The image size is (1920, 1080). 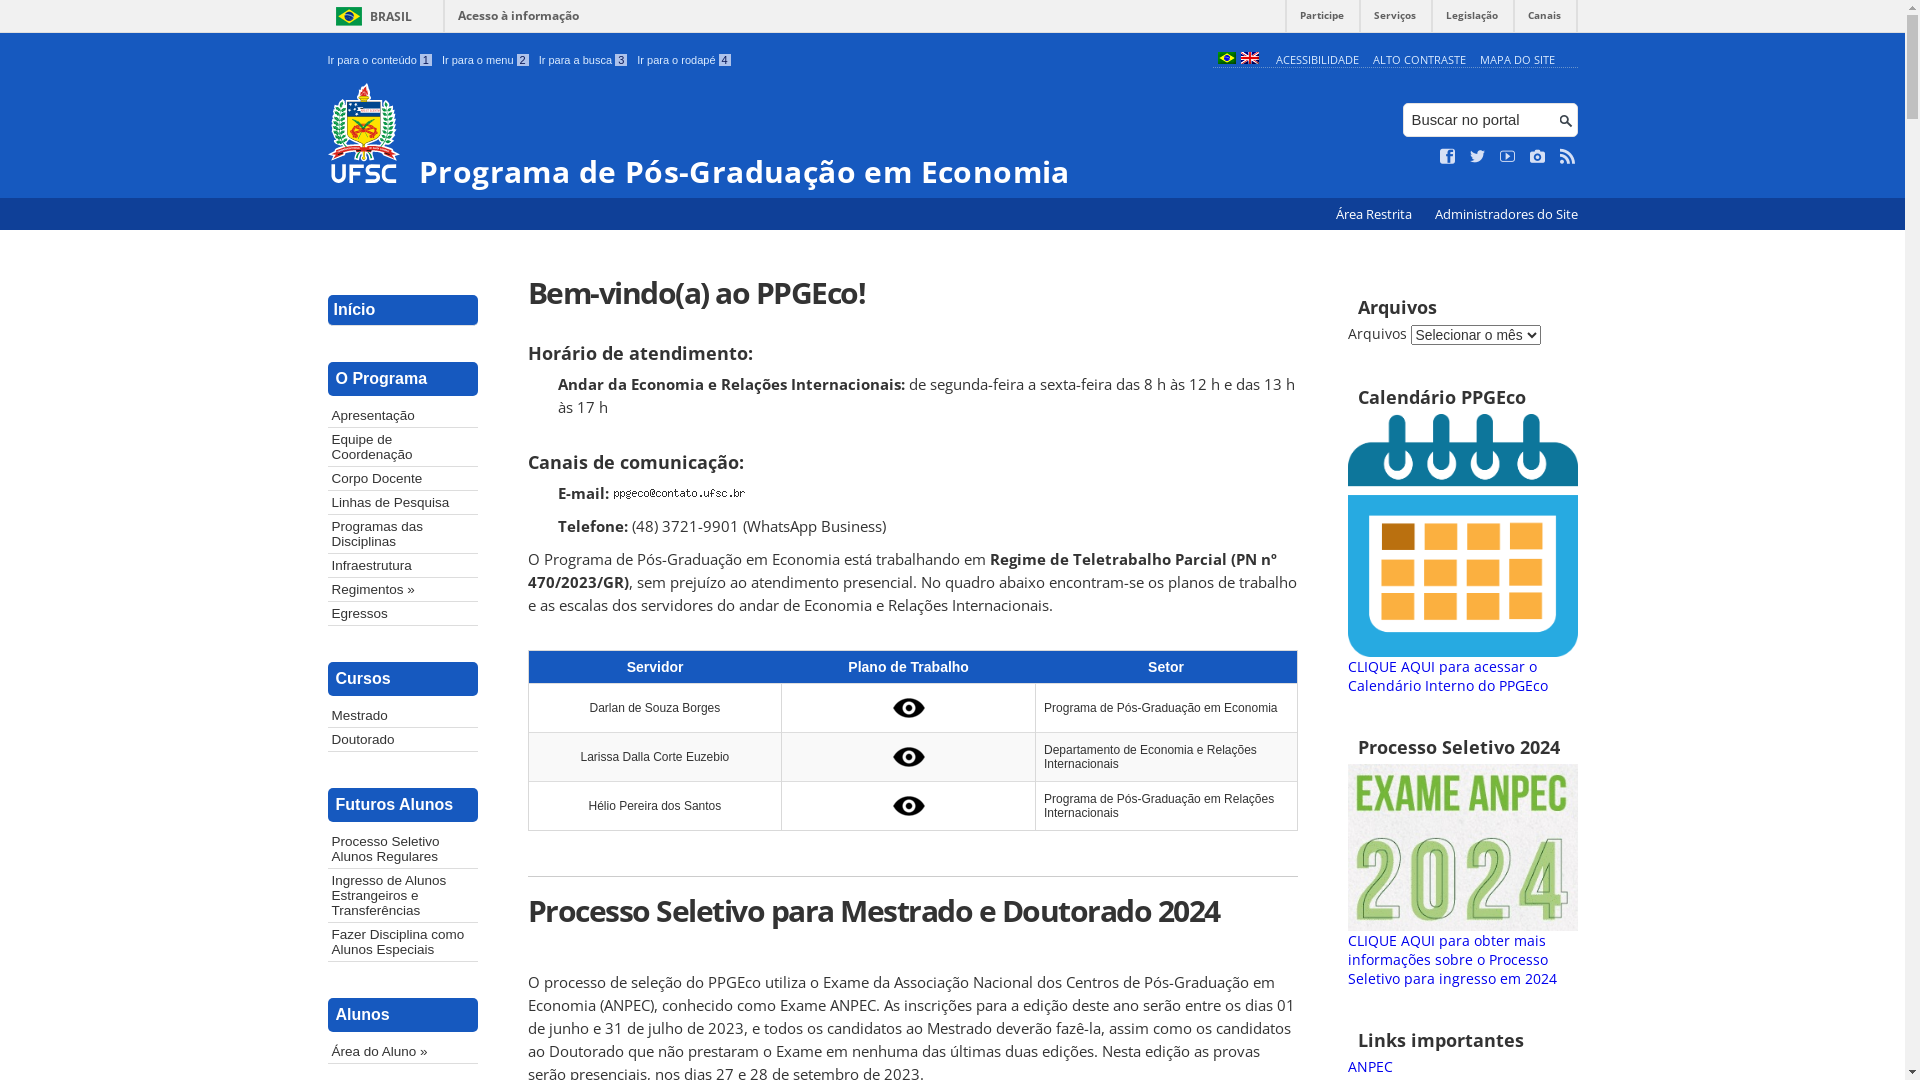 I want to click on 'MAPA DO SITE', so click(x=1517, y=58).